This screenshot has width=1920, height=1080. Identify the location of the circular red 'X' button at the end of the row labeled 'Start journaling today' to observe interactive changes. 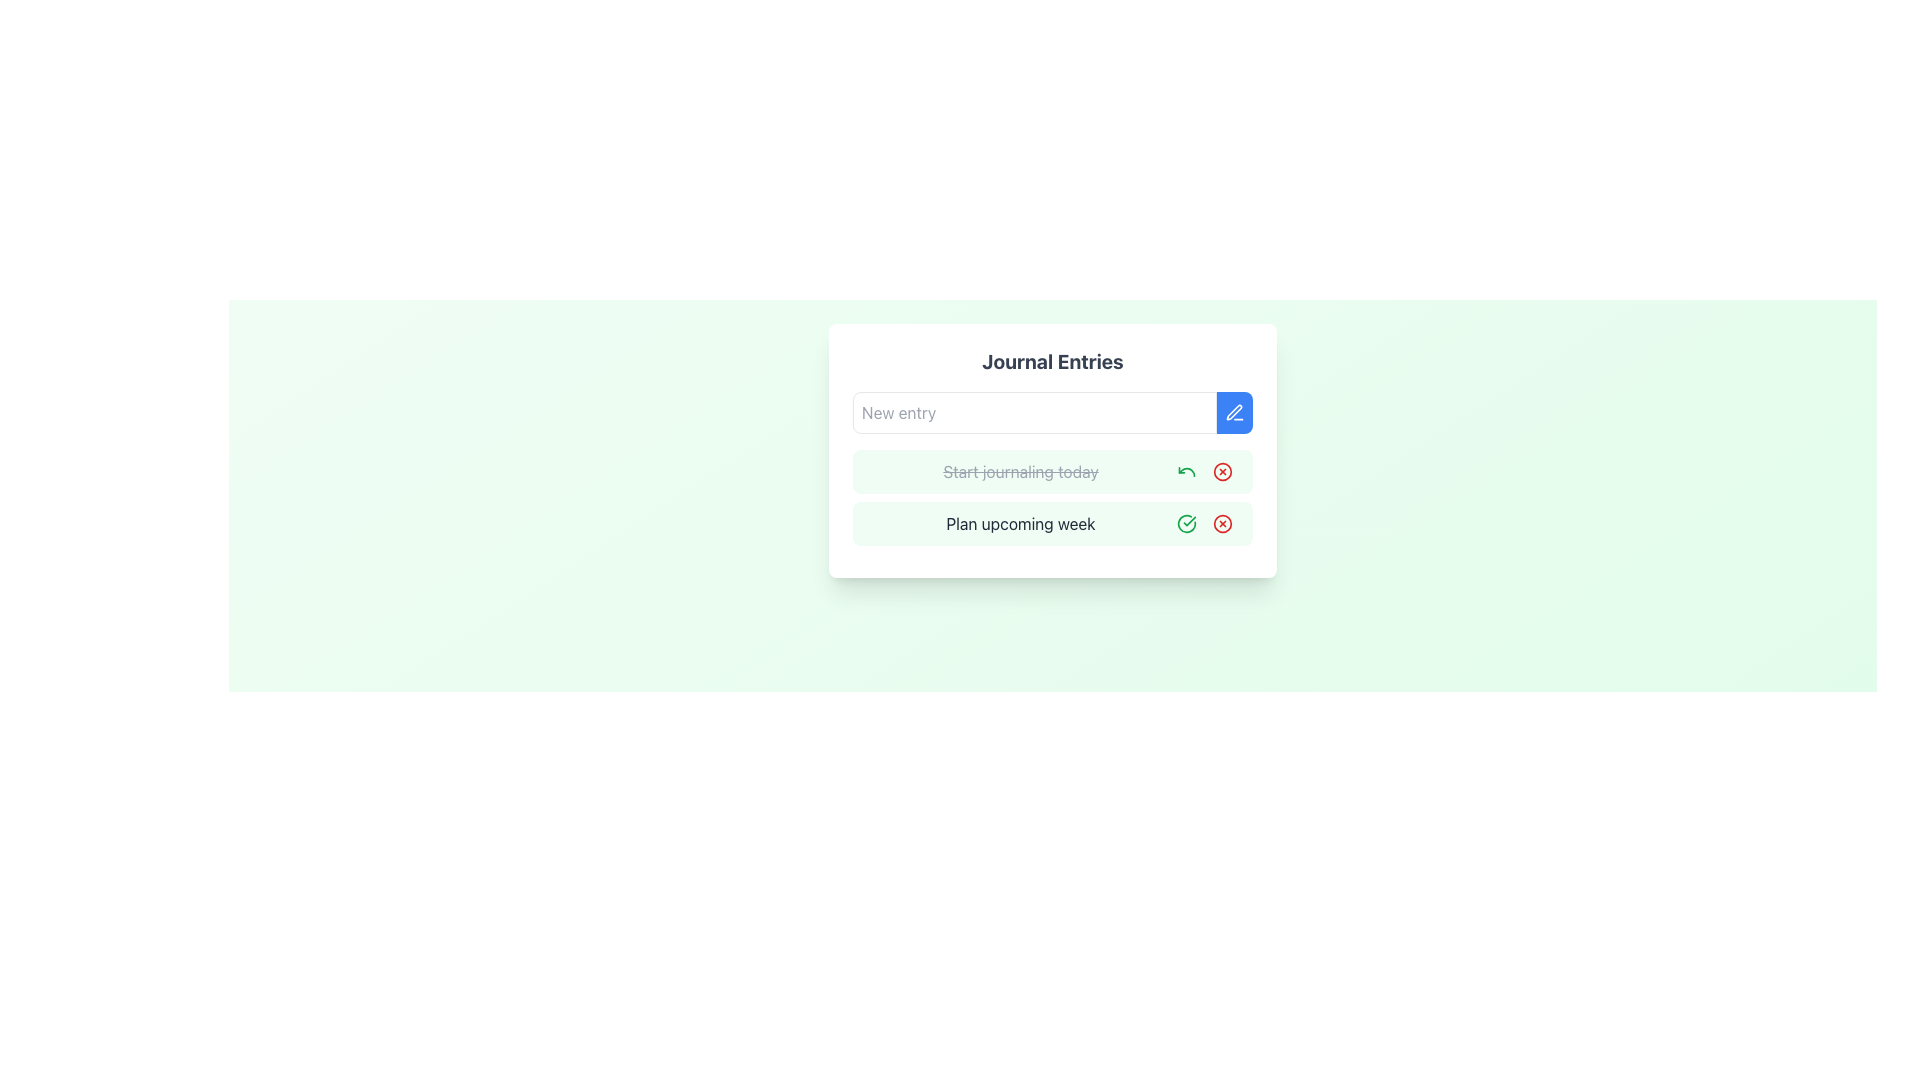
(1222, 471).